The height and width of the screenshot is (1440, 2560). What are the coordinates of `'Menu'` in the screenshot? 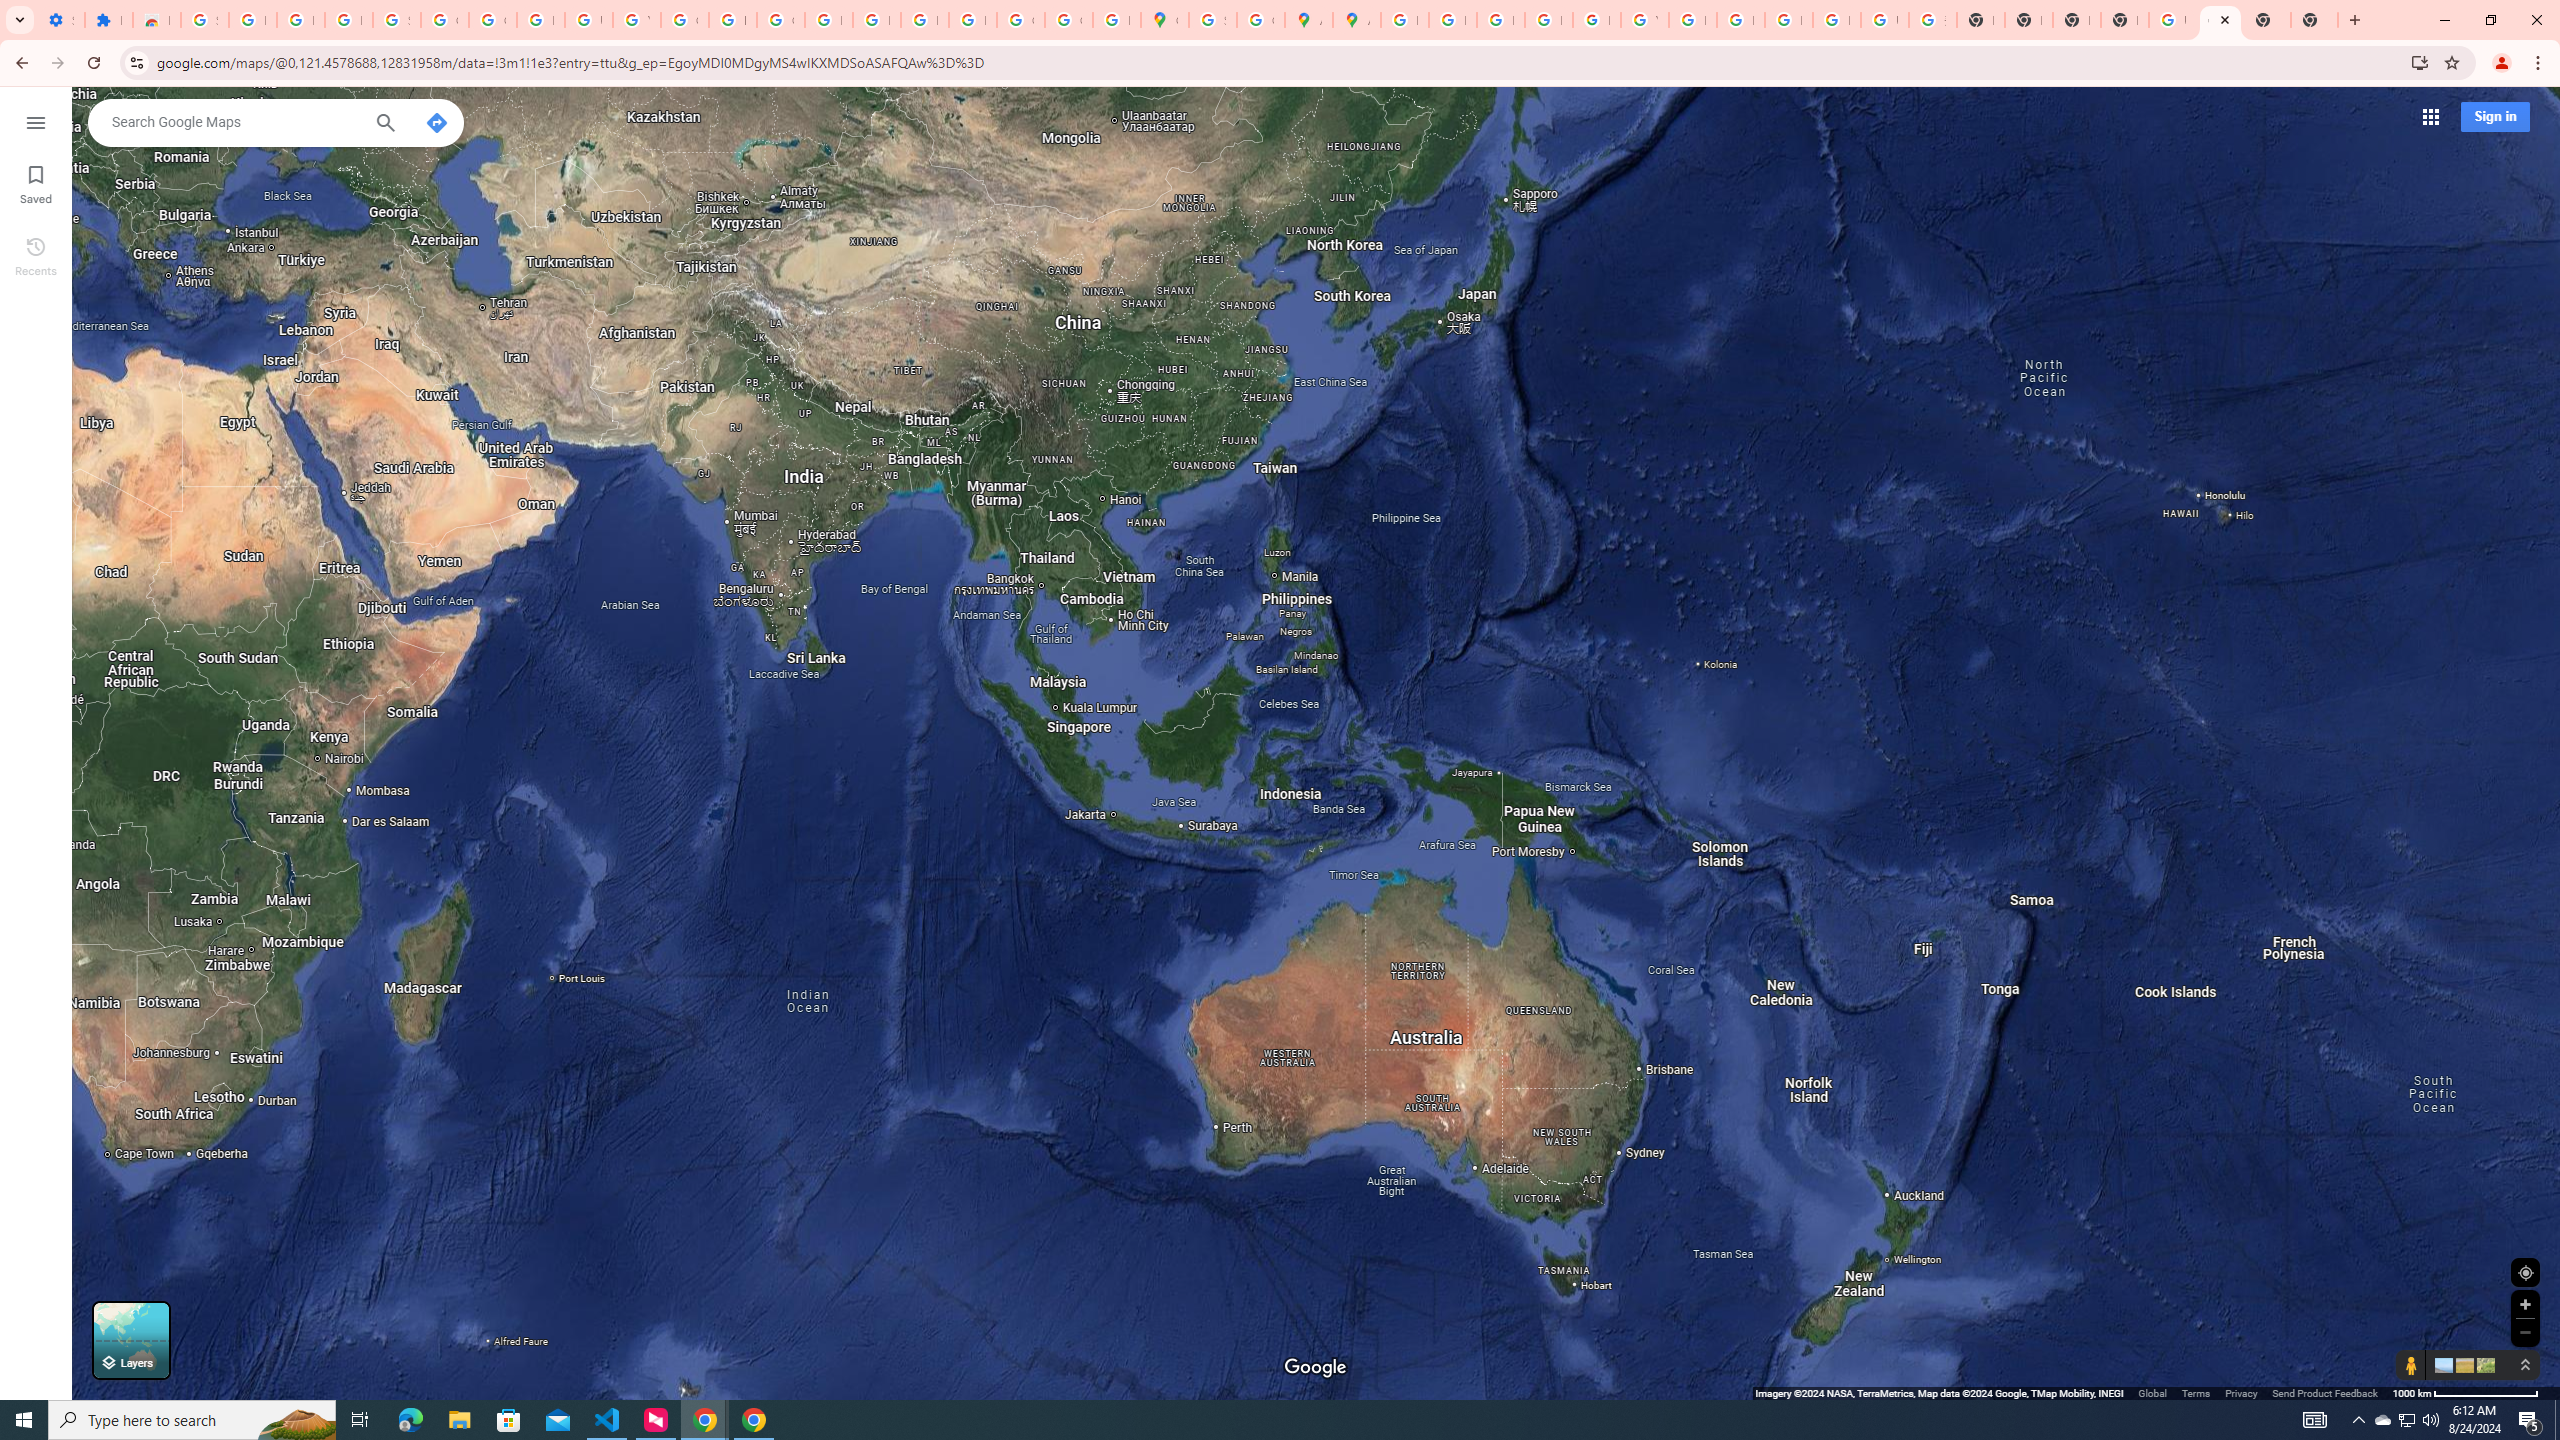 It's located at (34, 120).